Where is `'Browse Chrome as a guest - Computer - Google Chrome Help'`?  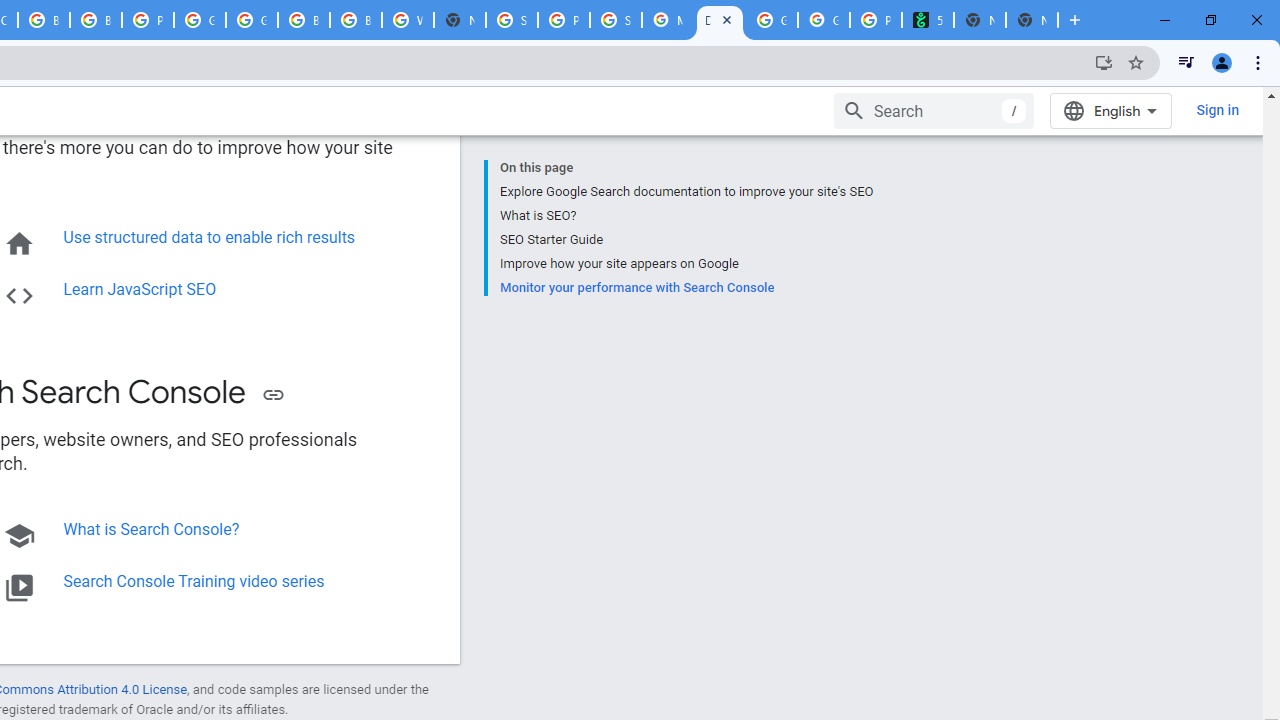
'Browse Chrome as a guest - Computer - Google Chrome Help' is located at coordinates (303, 20).